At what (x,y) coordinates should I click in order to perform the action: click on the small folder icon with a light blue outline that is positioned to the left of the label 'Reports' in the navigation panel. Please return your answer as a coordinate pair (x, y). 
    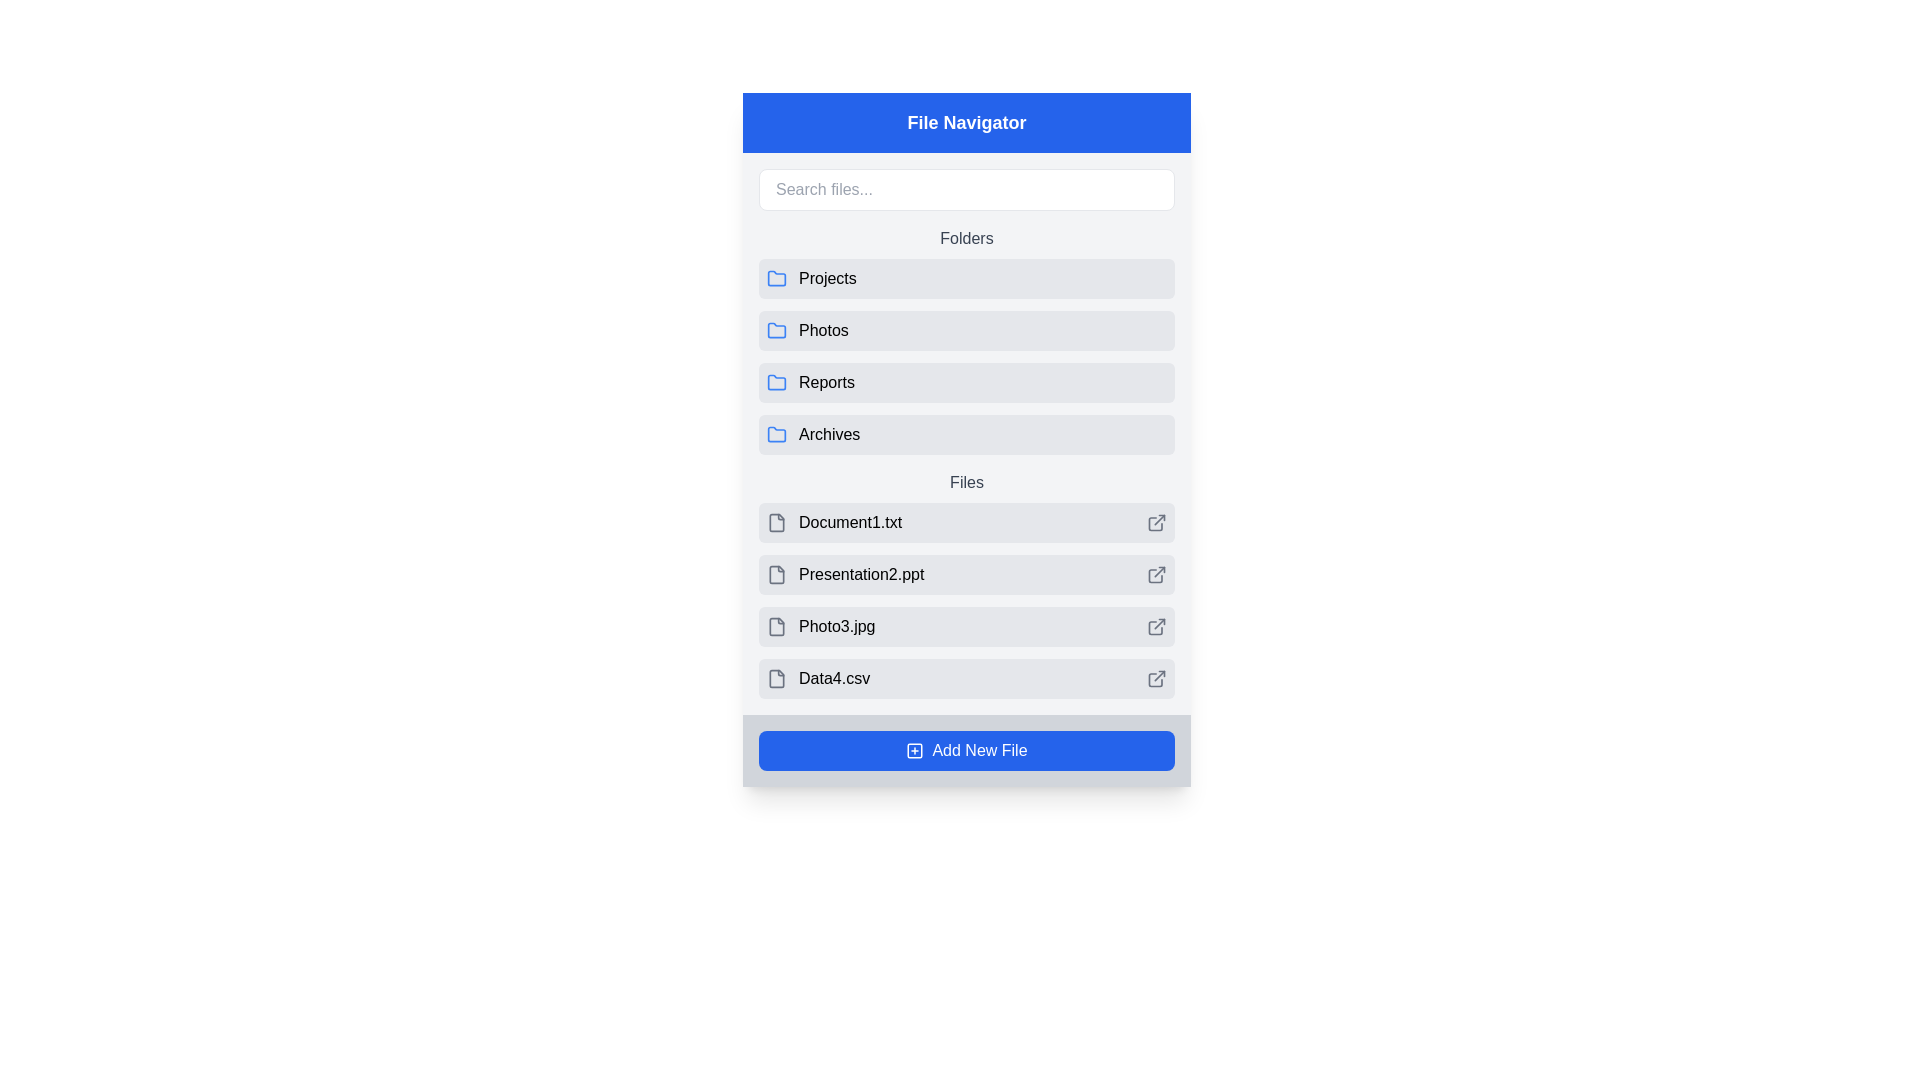
    Looking at the image, I should click on (776, 382).